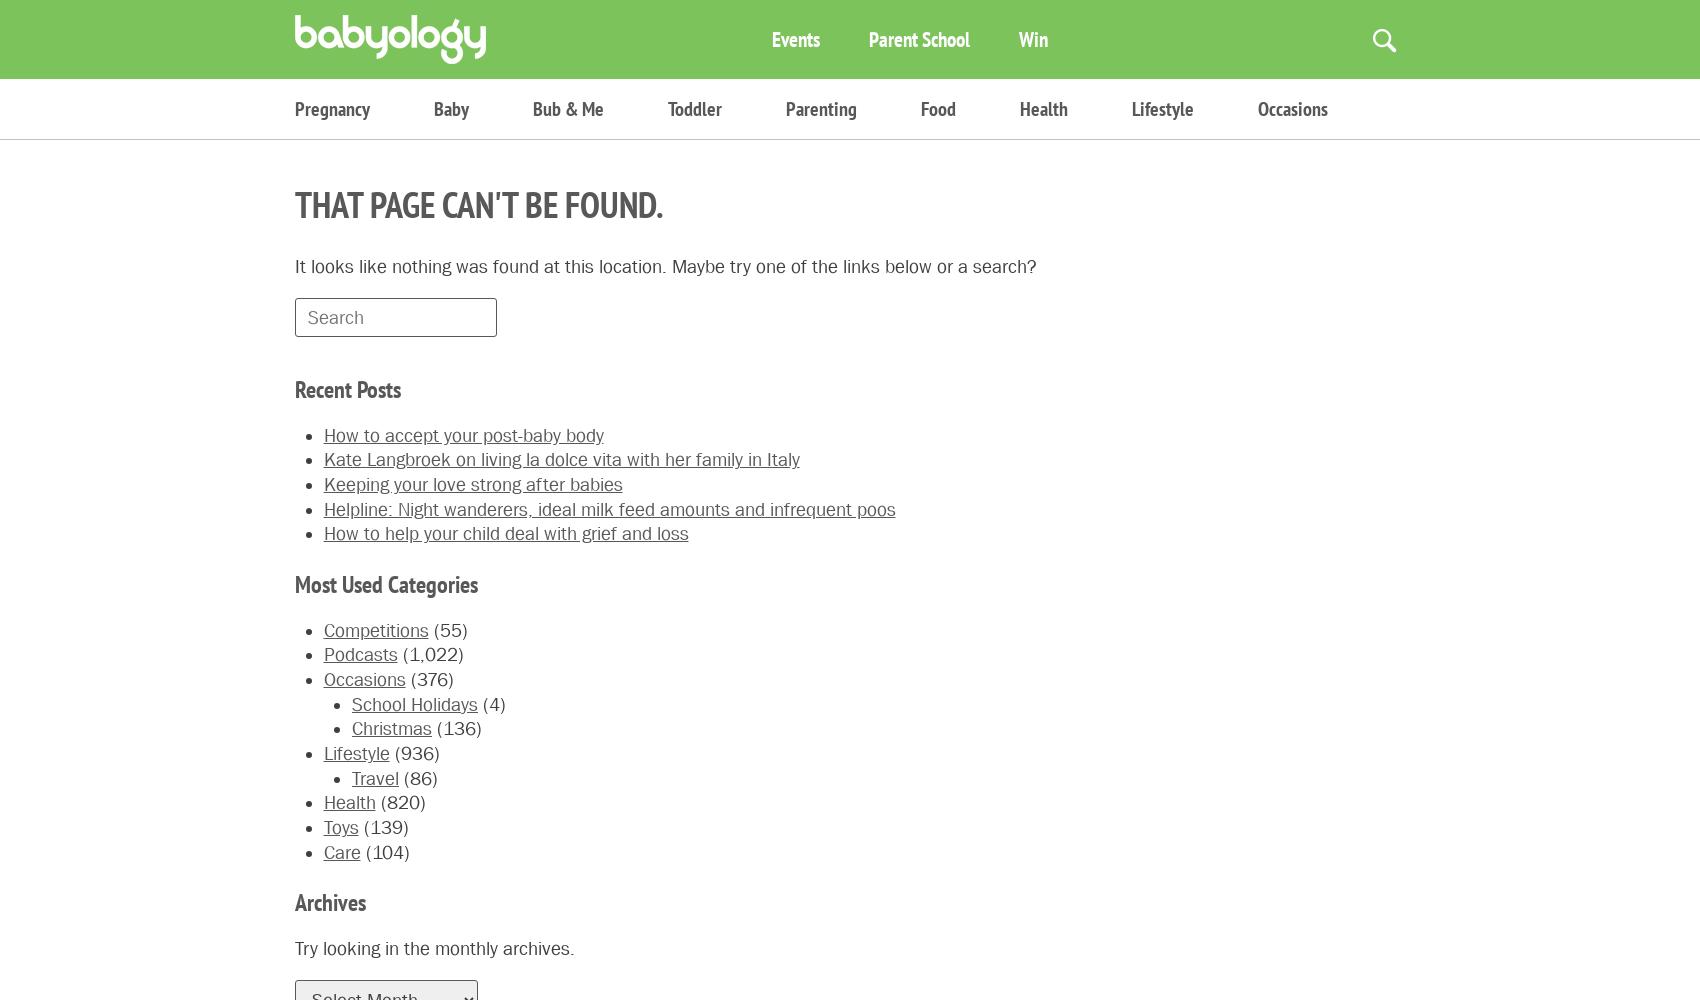 This screenshot has width=1700, height=1000. I want to click on 'Events', so click(794, 38).